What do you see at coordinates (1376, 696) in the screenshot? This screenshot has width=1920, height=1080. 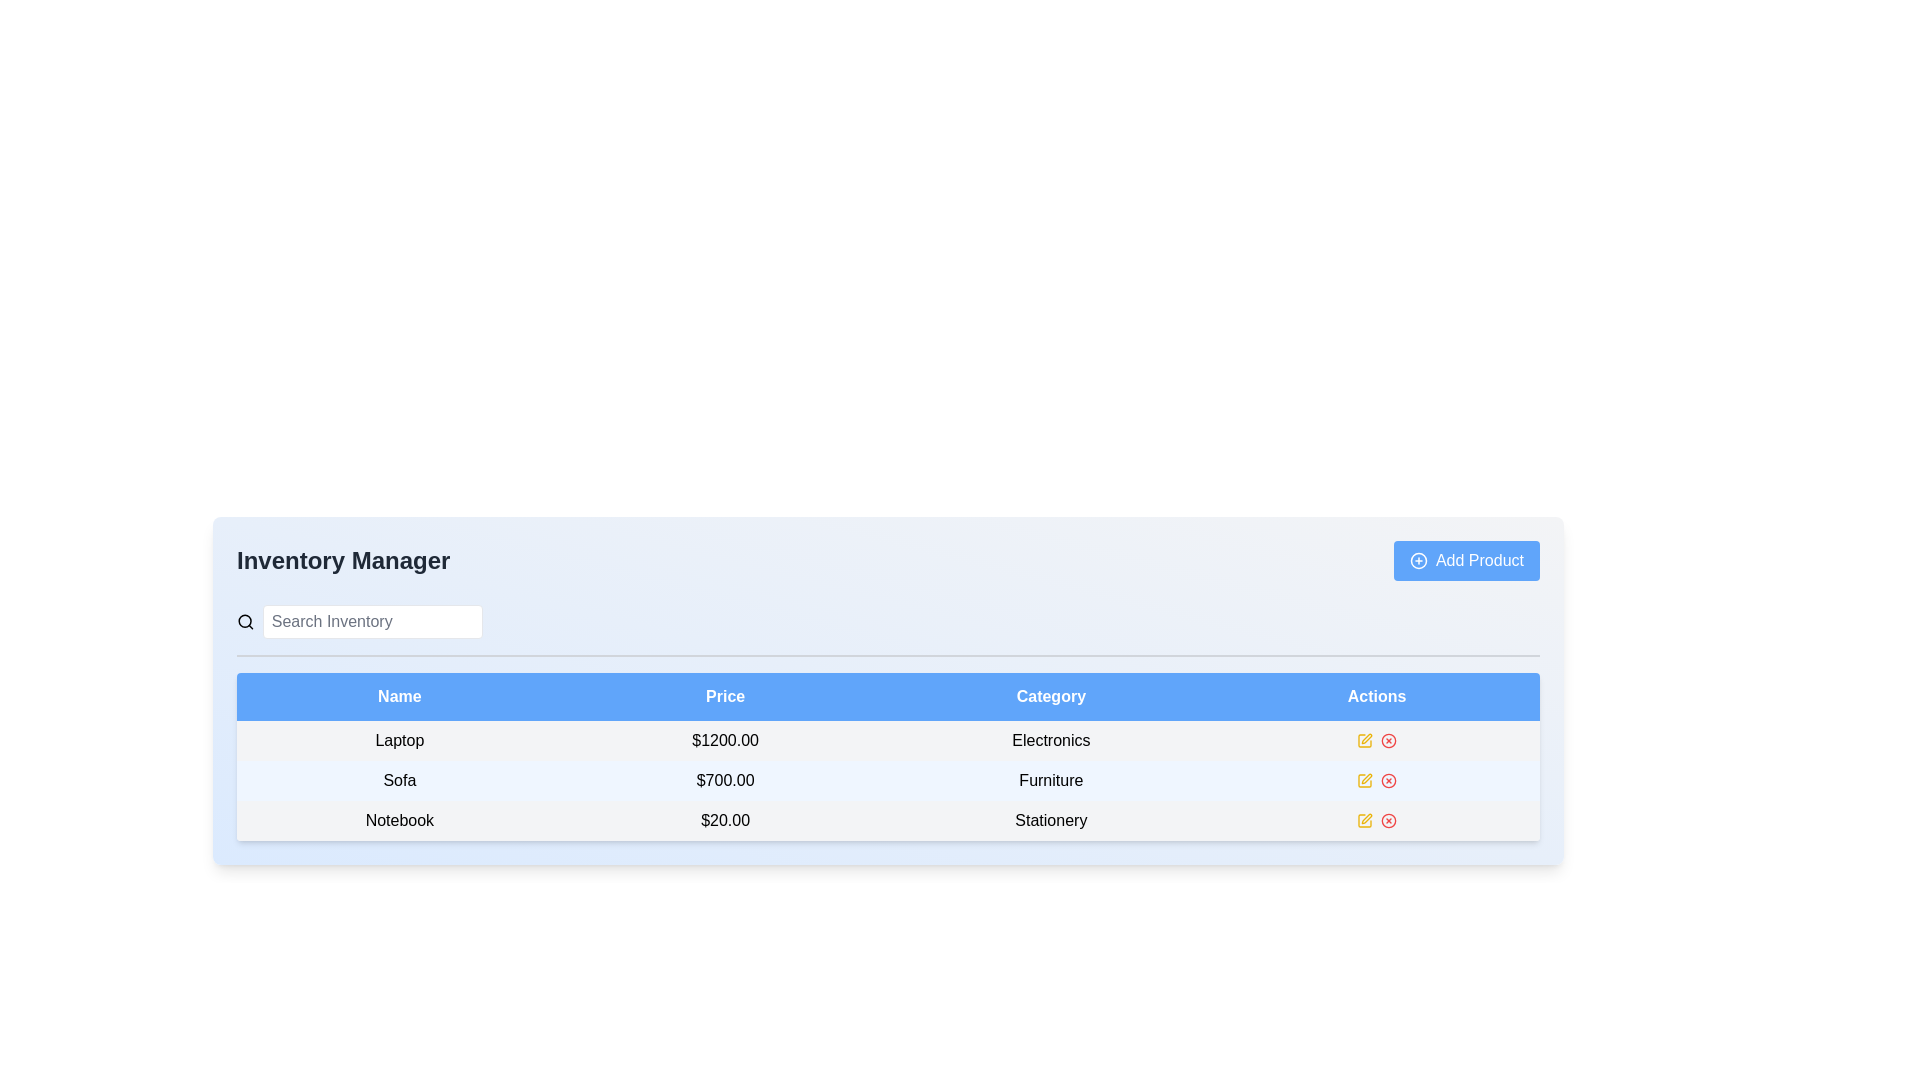 I see `the static text label displaying 'Actions' in a data table header, which is the fourth column header to the right of 'Category'` at bounding box center [1376, 696].